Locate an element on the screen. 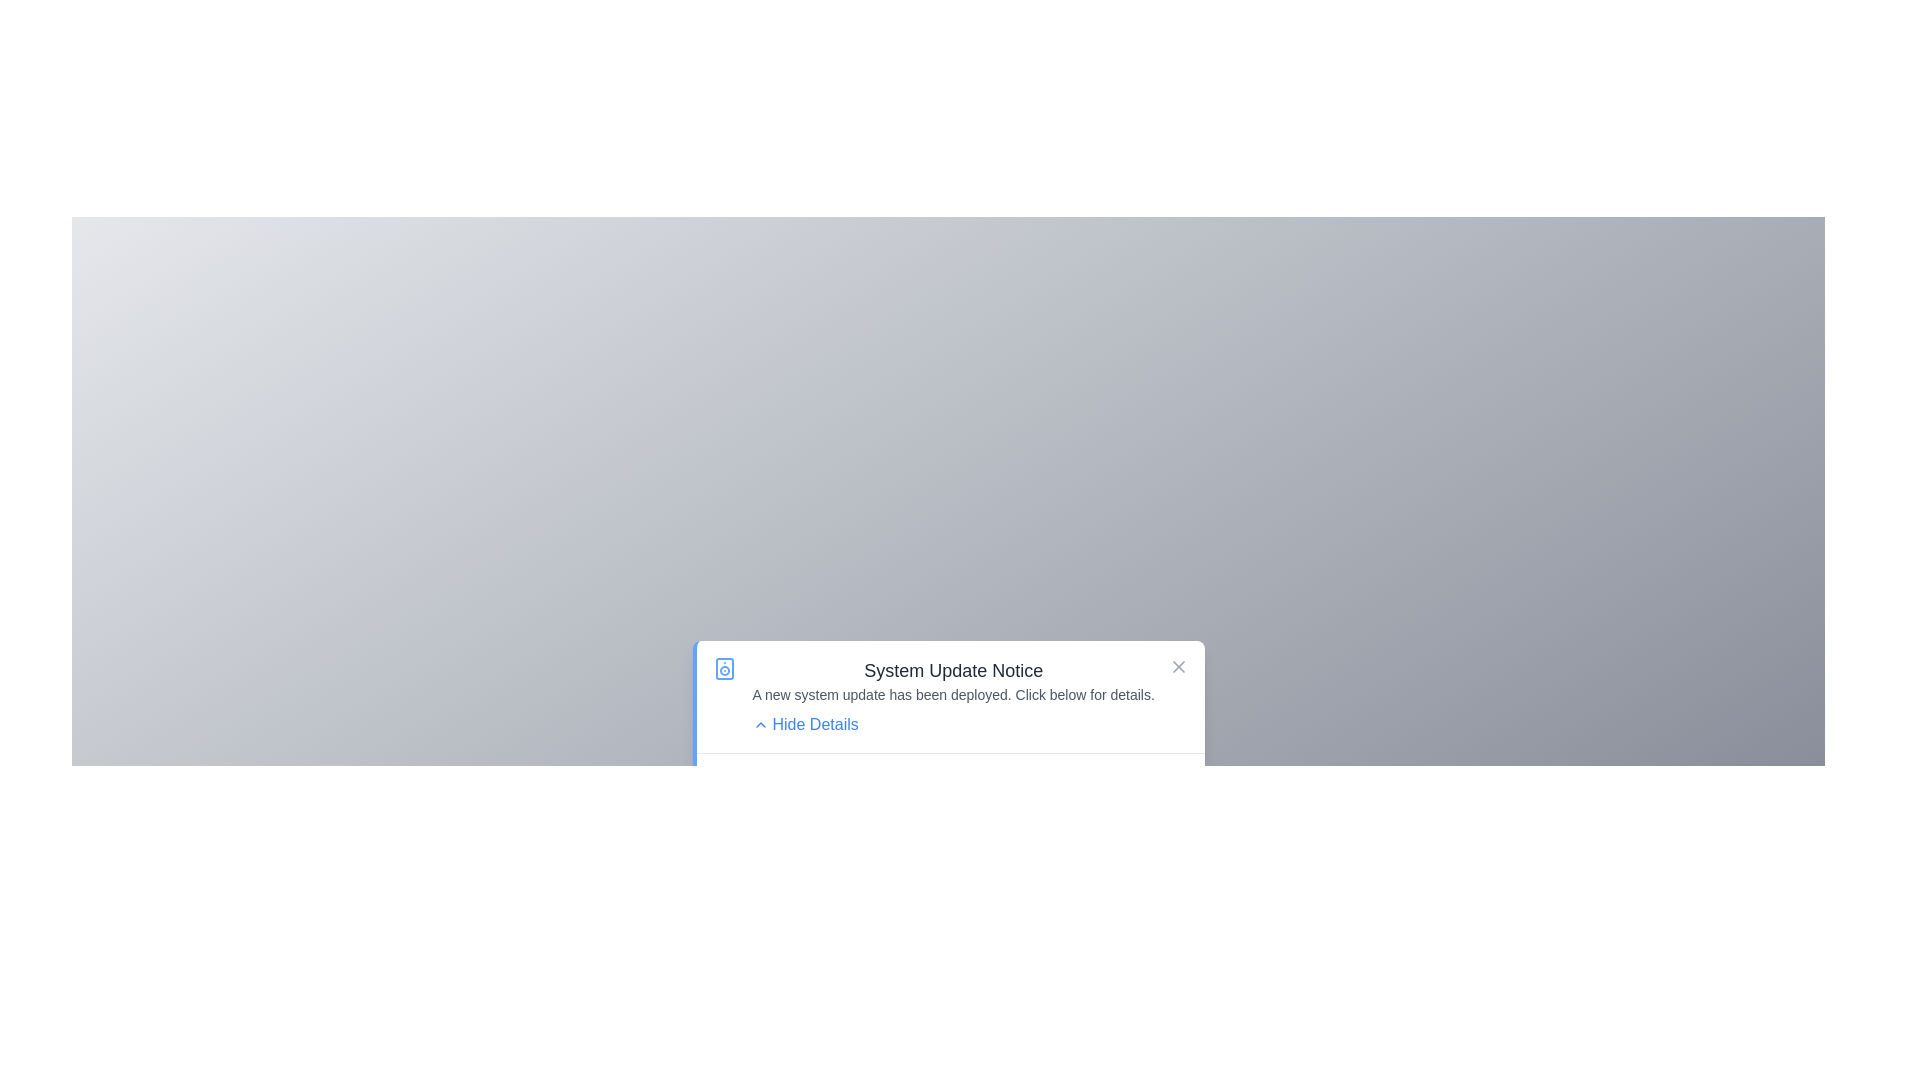 The width and height of the screenshot is (1920, 1080). the speaker icon in the InfoBox is located at coordinates (723, 668).